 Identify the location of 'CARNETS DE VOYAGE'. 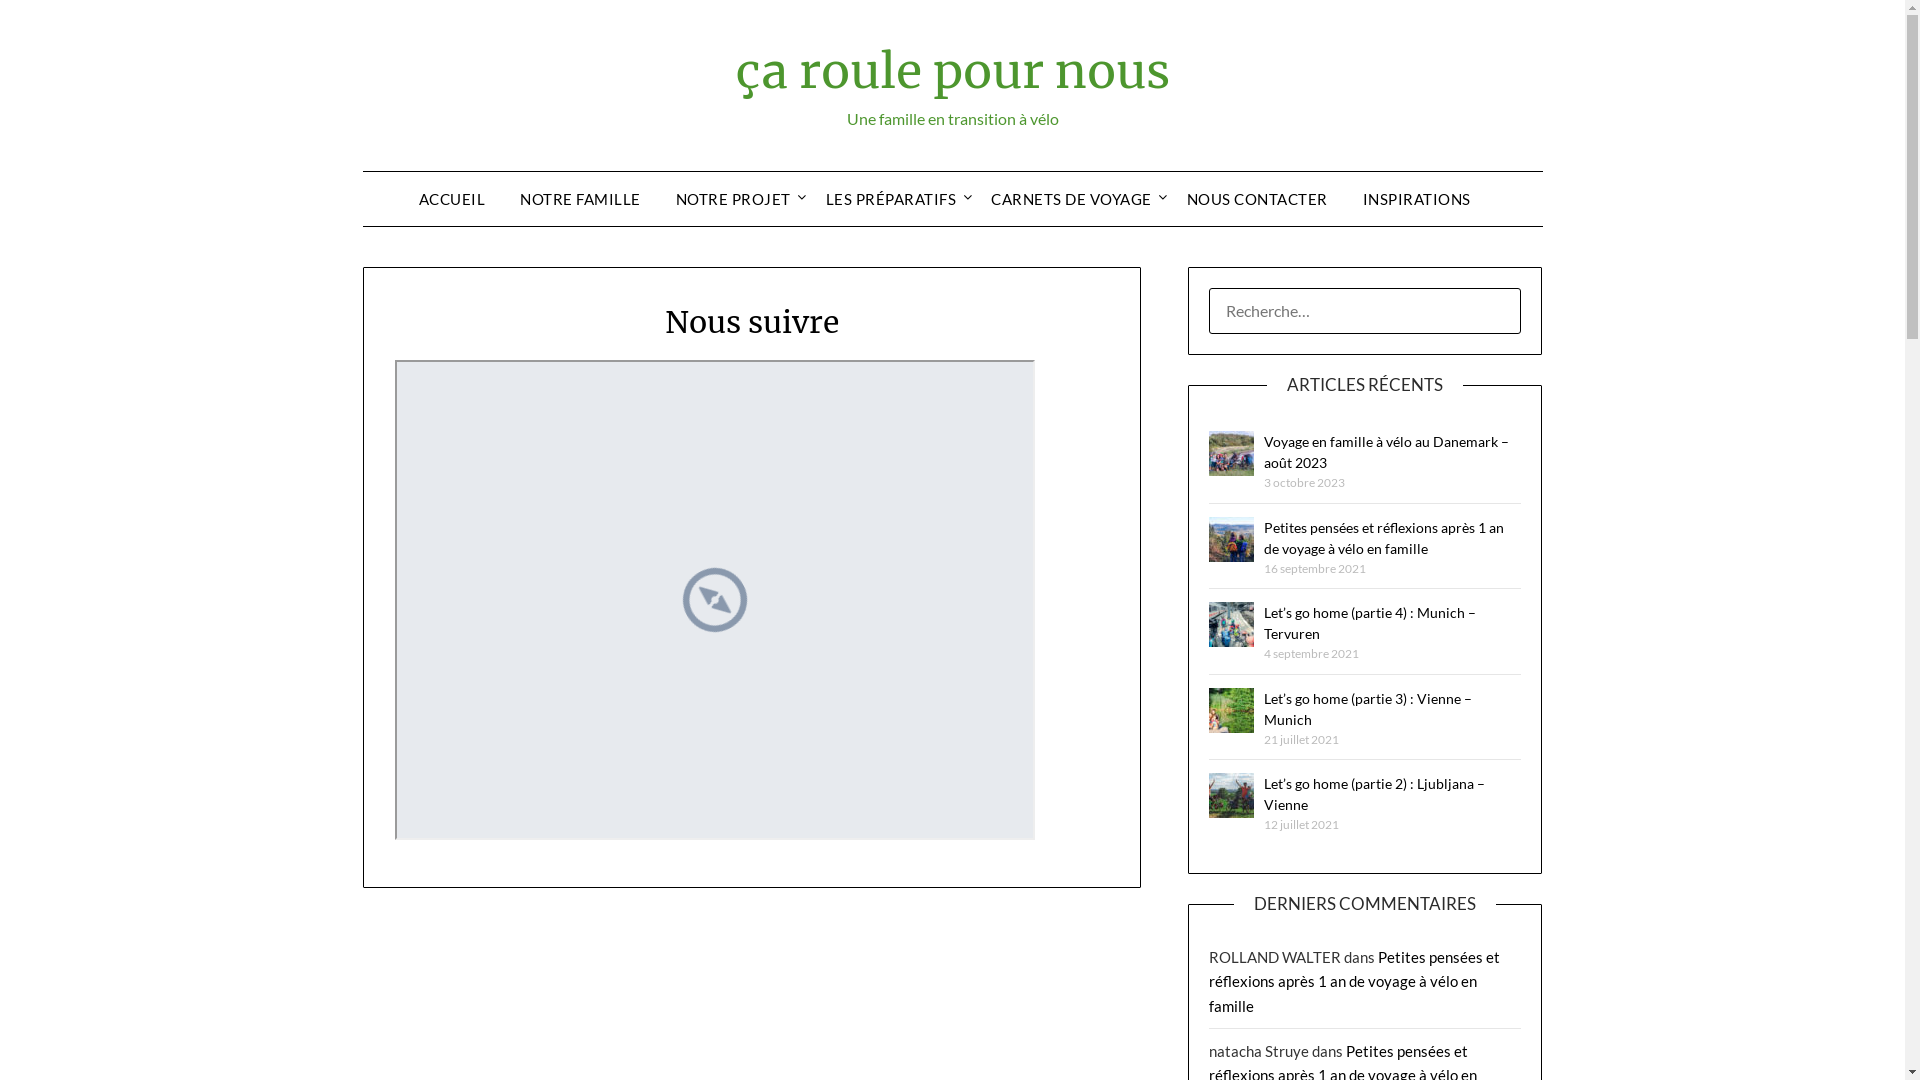
(974, 199).